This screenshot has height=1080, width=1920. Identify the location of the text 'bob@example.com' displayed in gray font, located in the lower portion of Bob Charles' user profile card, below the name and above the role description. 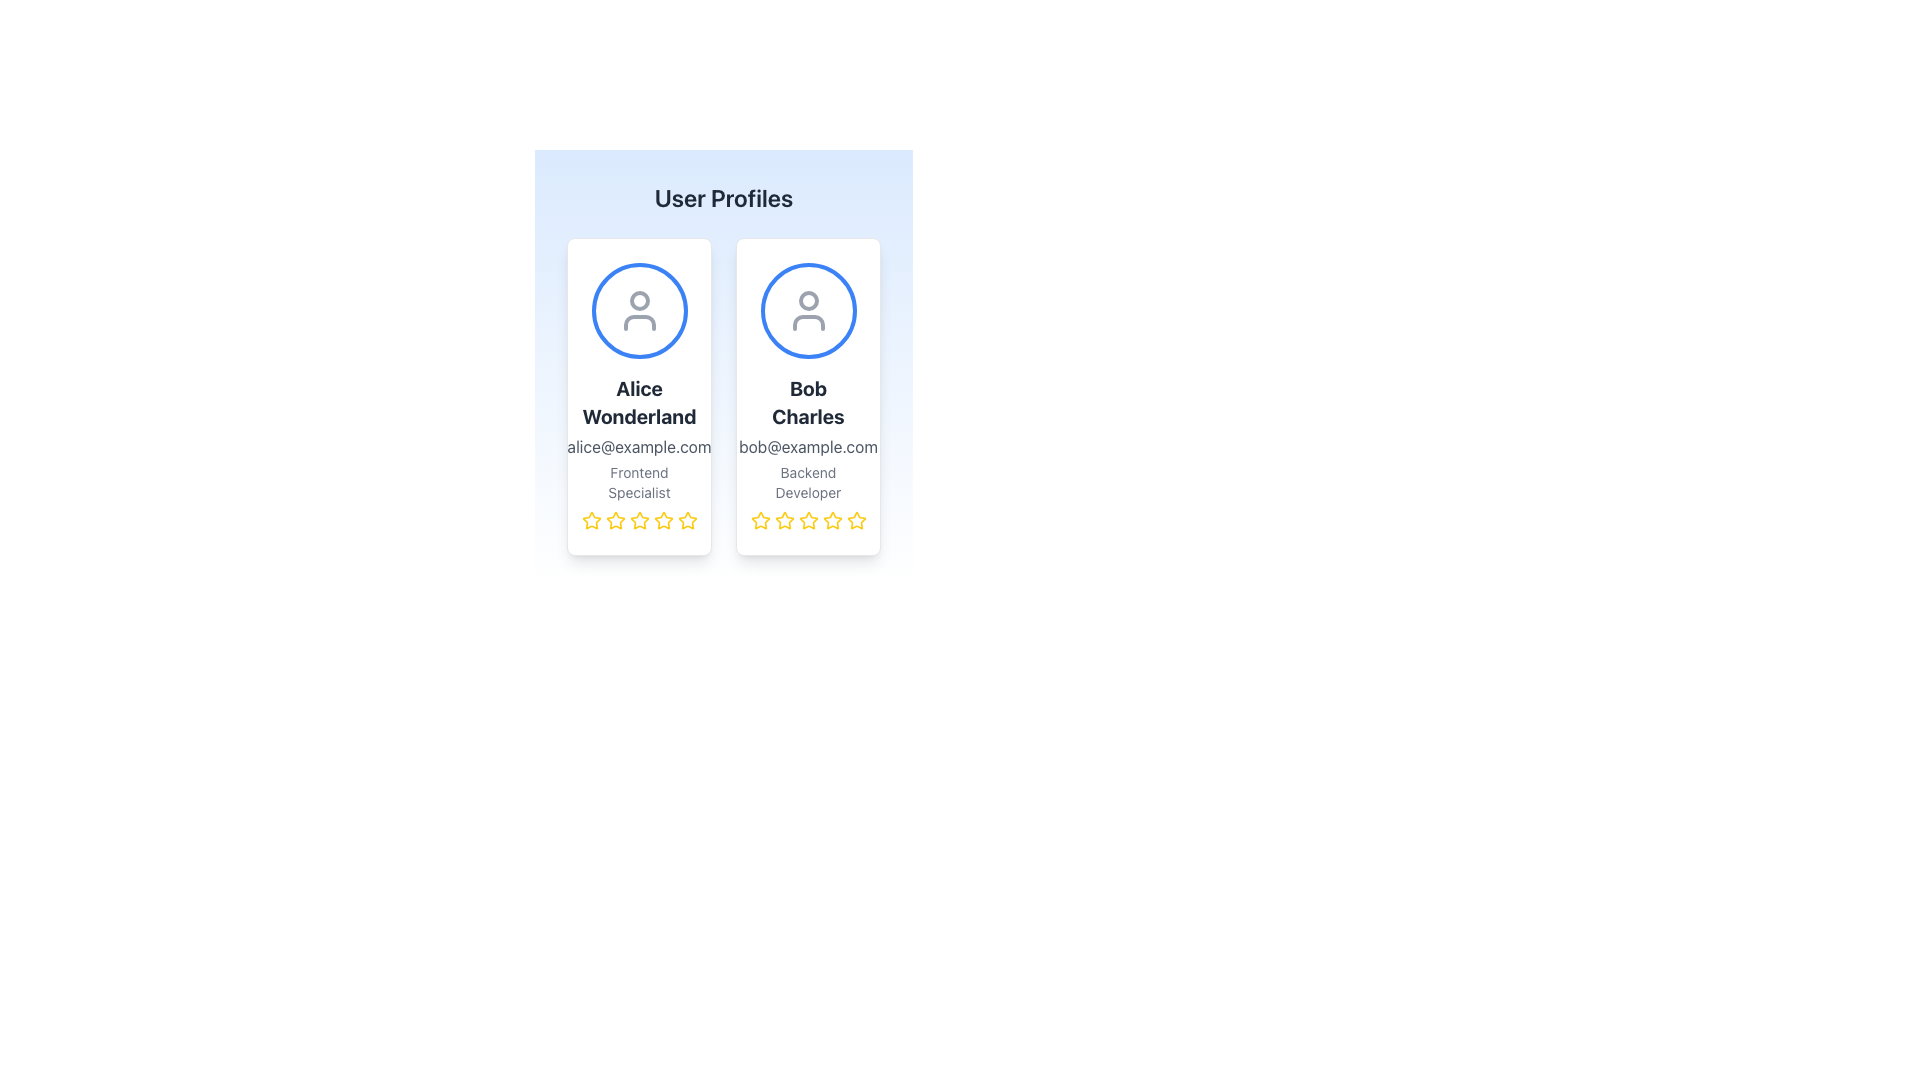
(808, 446).